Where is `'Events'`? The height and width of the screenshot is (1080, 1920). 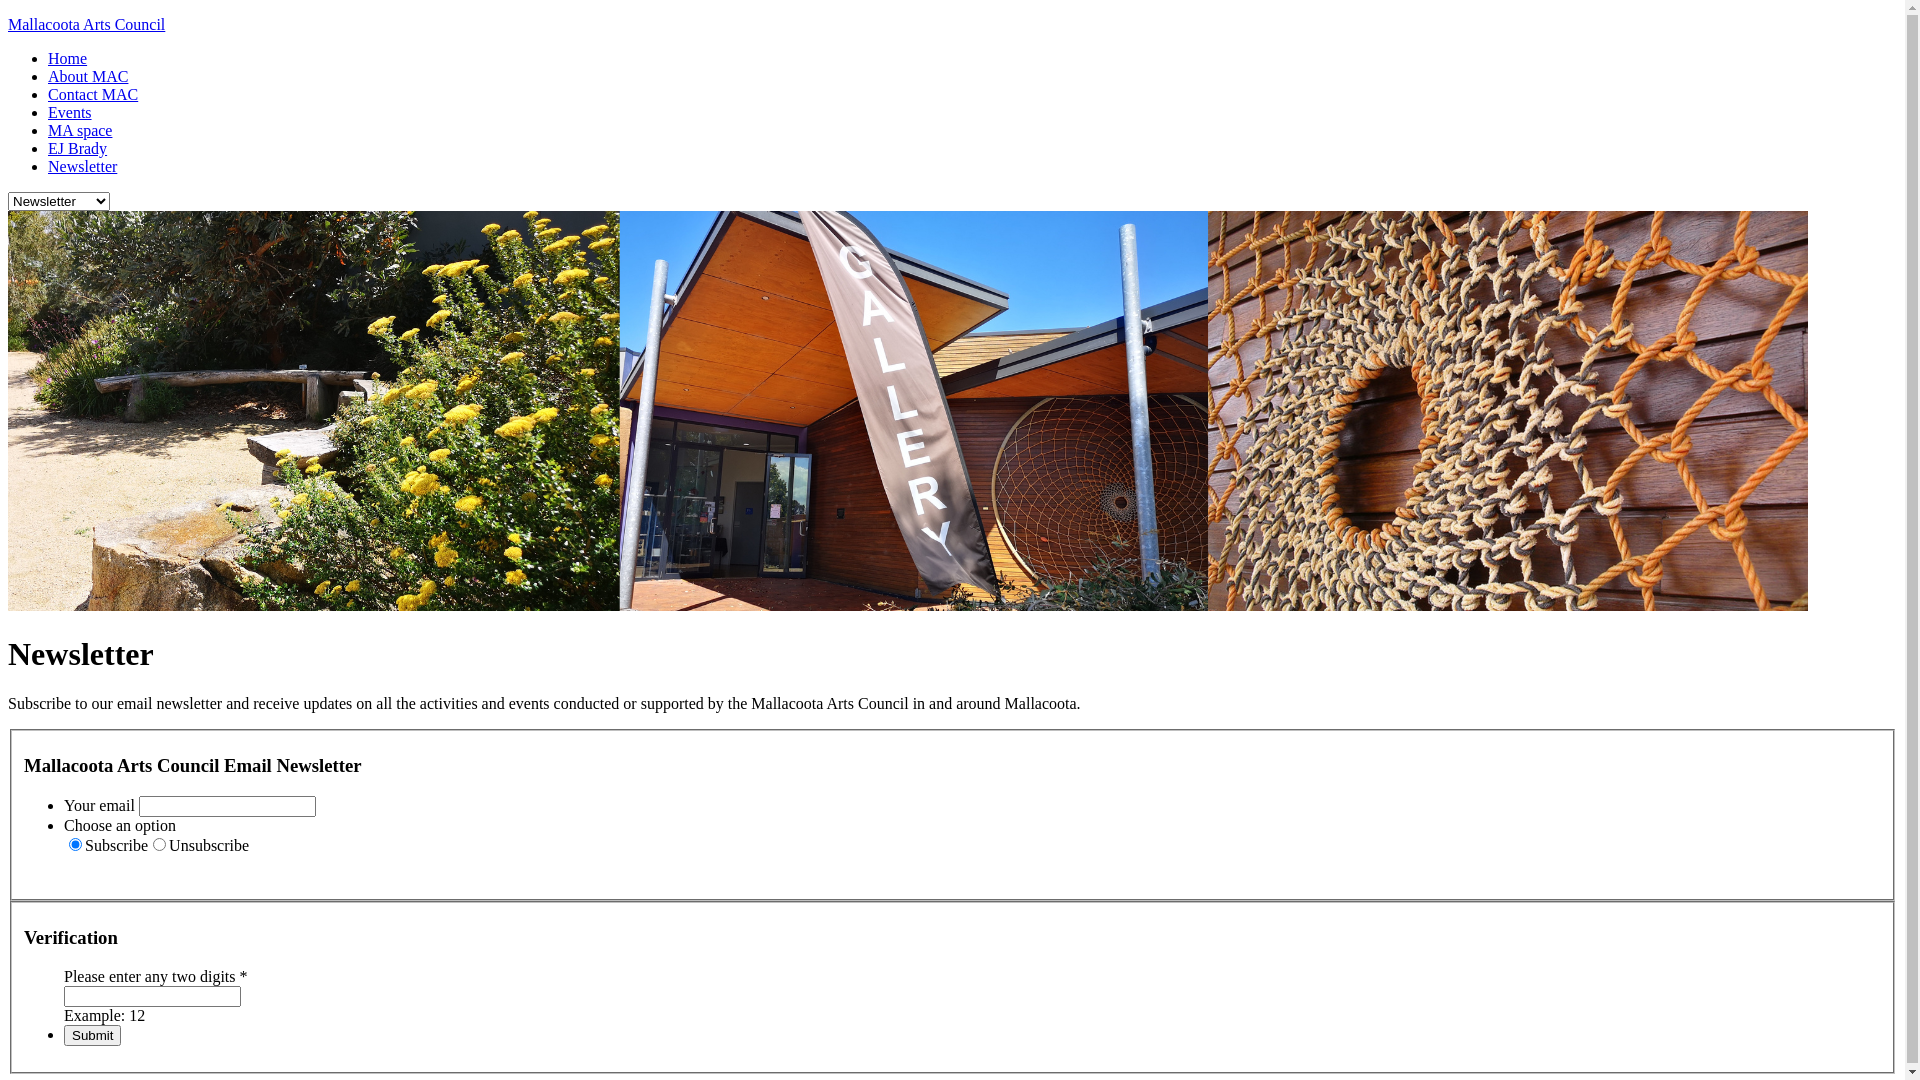 'Events' is located at coordinates (70, 112).